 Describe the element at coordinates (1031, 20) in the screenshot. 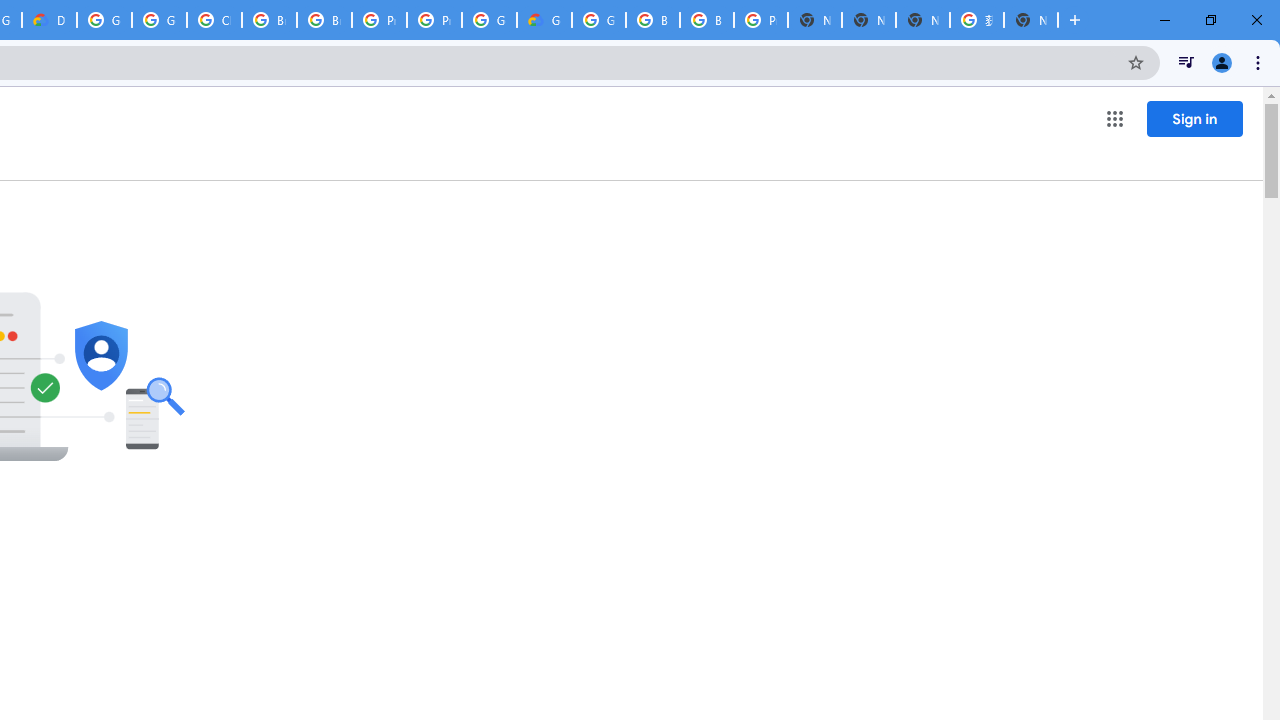

I see `'New Tab'` at that location.